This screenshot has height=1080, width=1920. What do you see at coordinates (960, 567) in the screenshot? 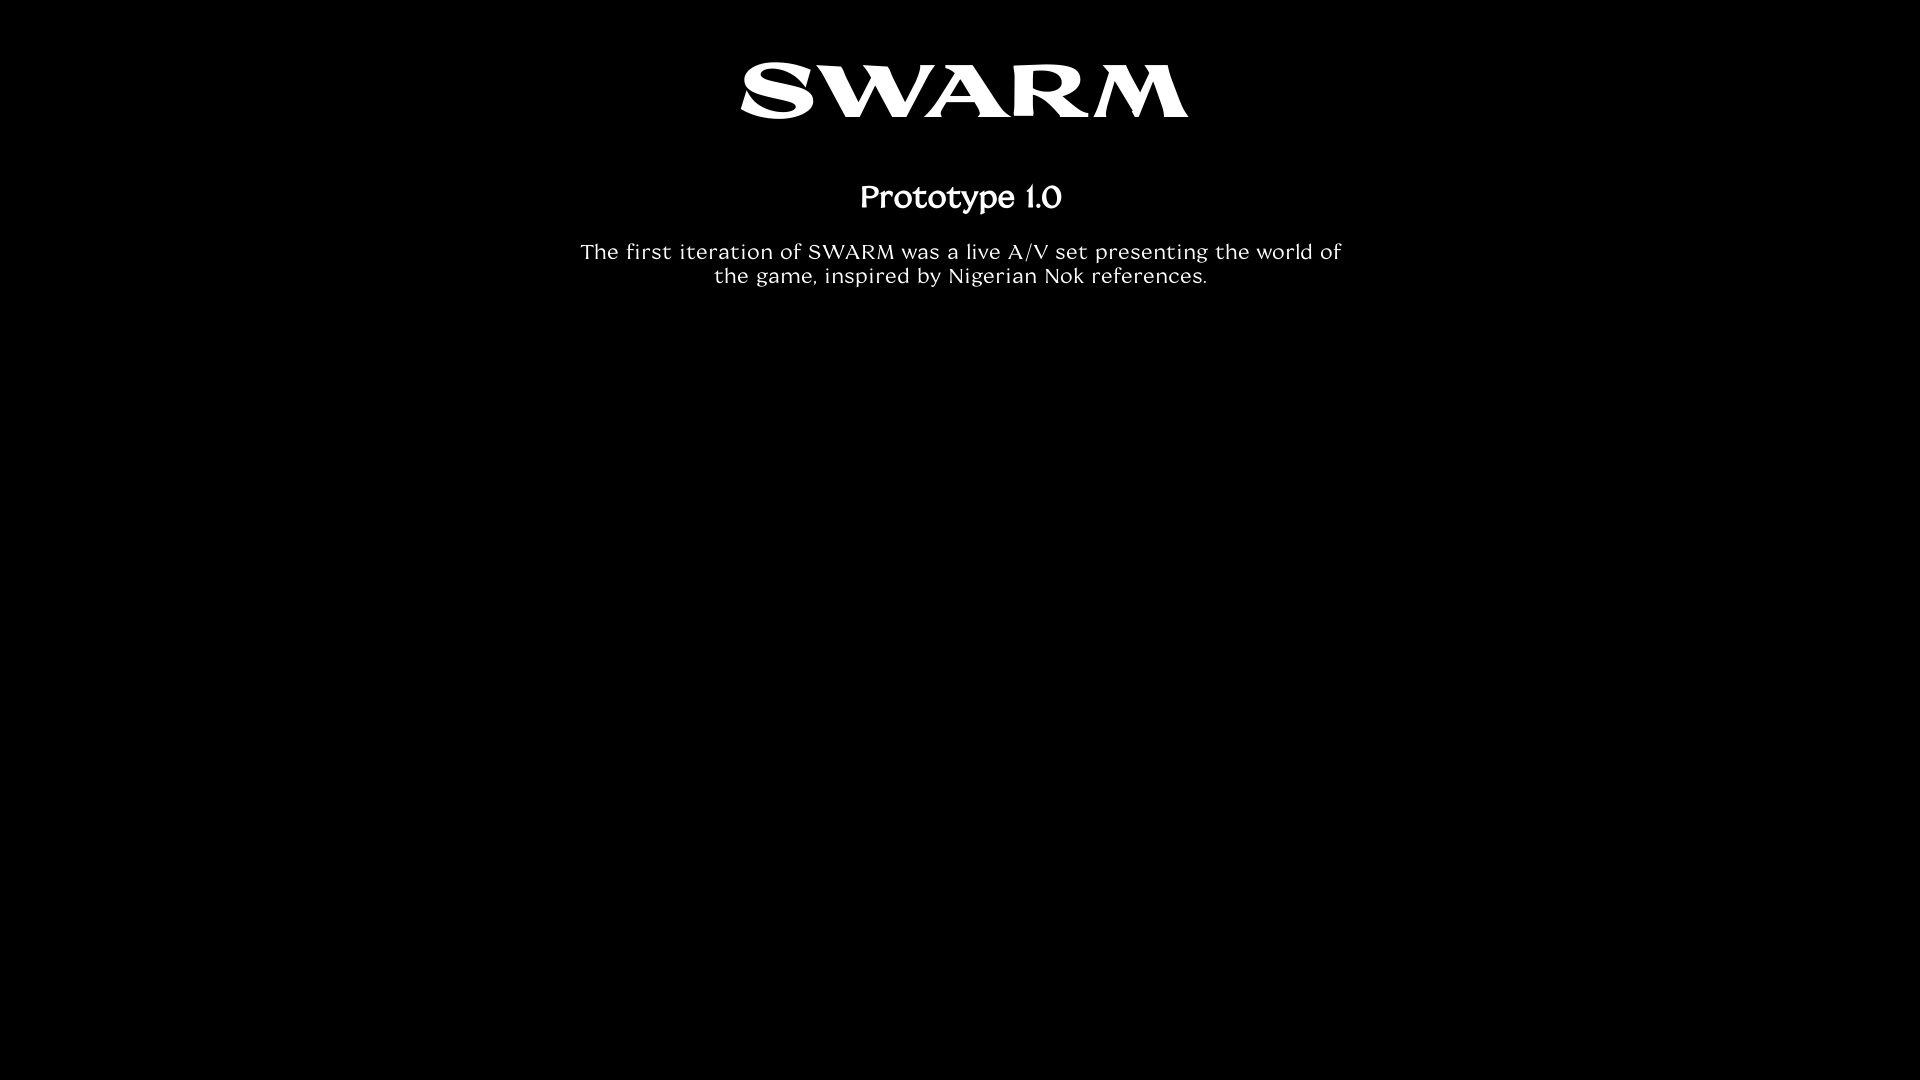
I see `'YouTube video player'` at bounding box center [960, 567].